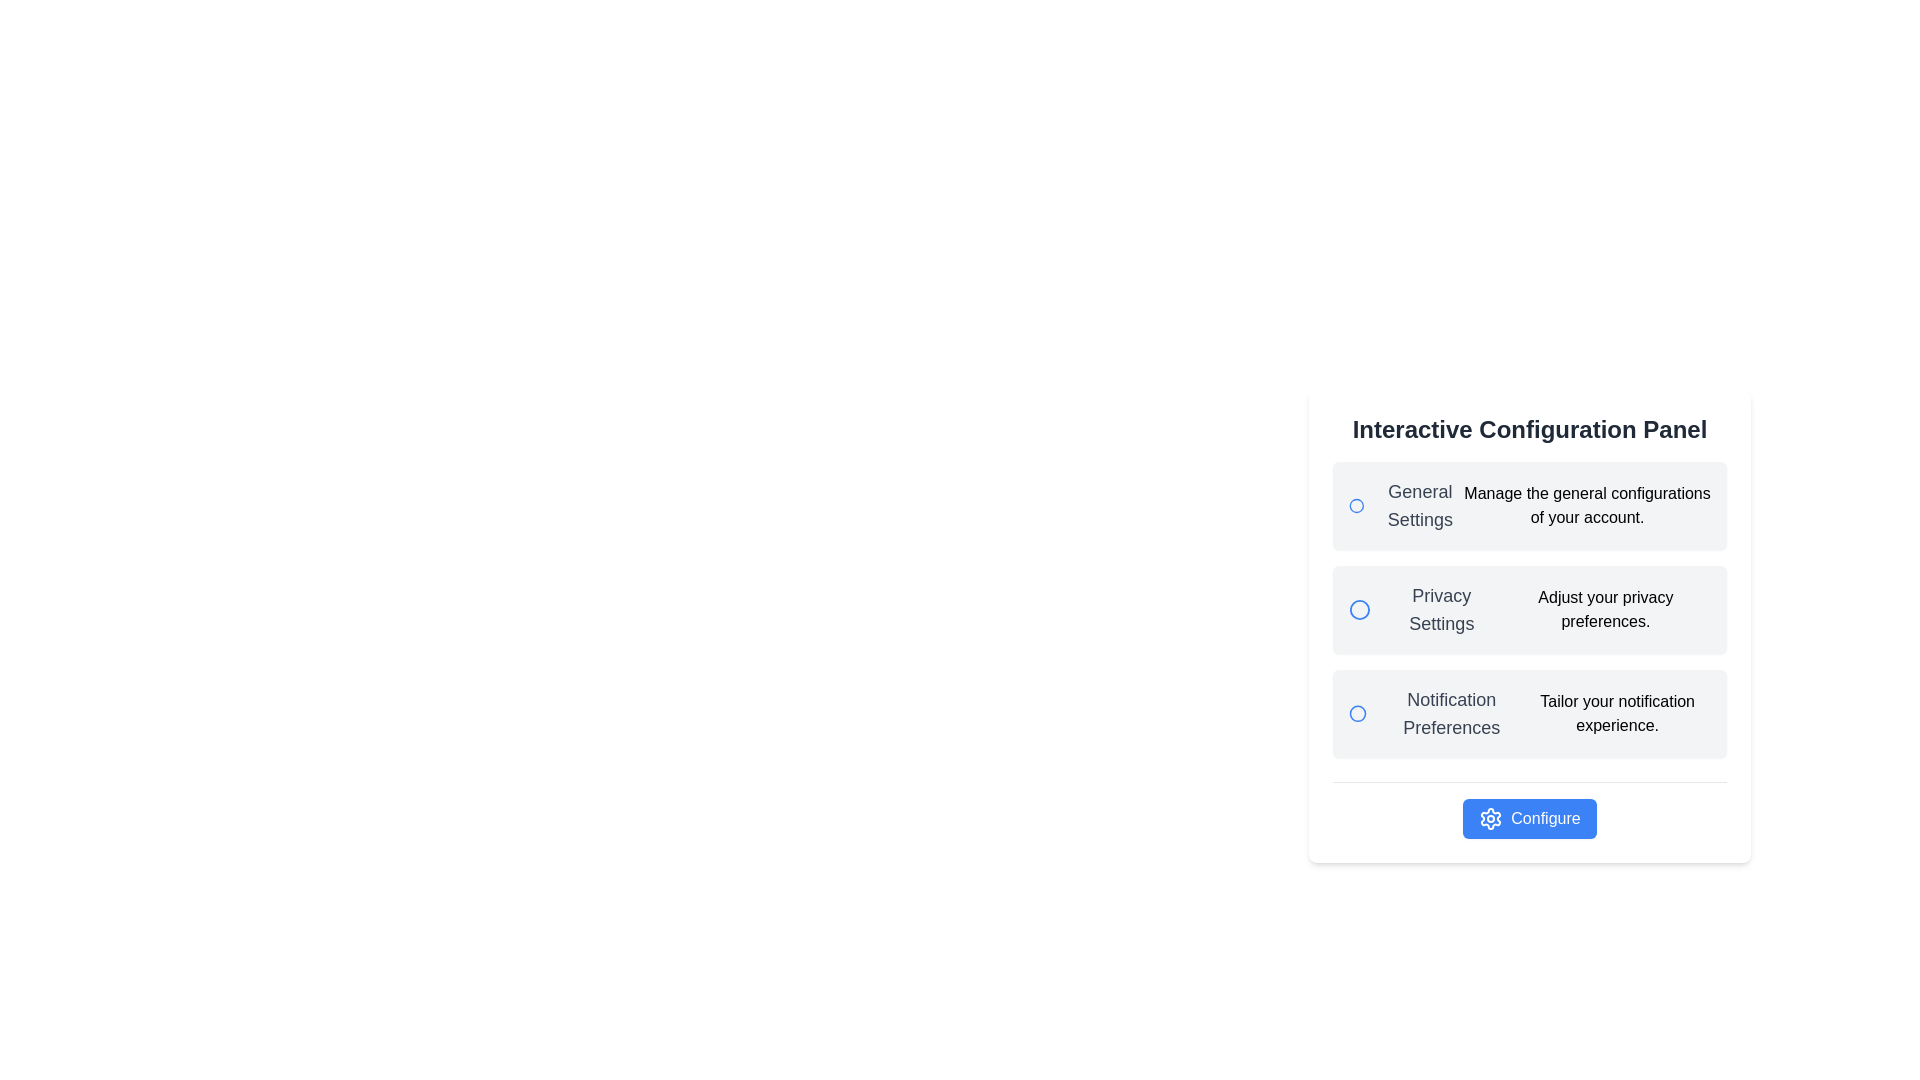 The image size is (1920, 1080). I want to click on text of the 'Privacy Settings' label, which is displayed in bold gray font within the 'Interactive Configuration Panel', so click(1441, 608).